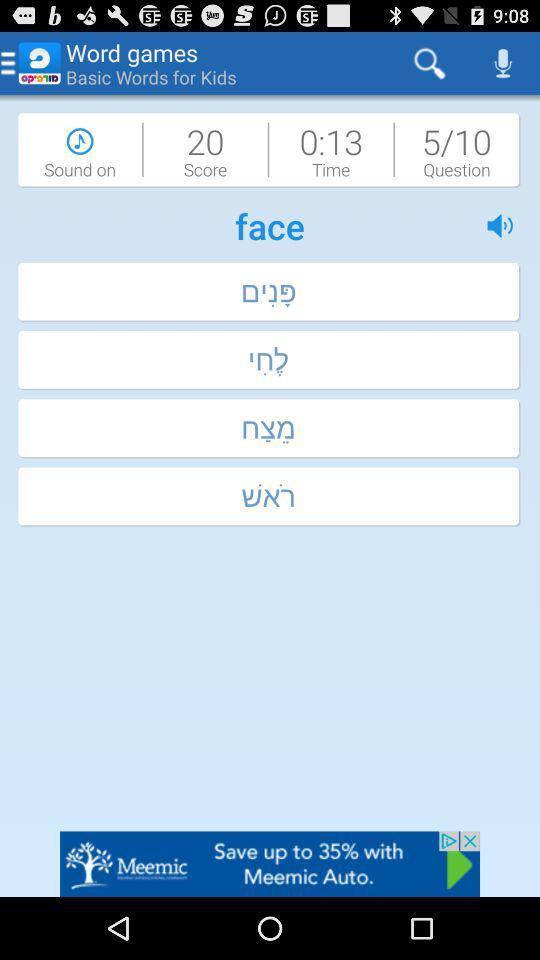 This screenshot has width=540, height=960. What do you see at coordinates (270, 863) in the screenshot?
I see `potential advertisement` at bounding box center [270, 863].